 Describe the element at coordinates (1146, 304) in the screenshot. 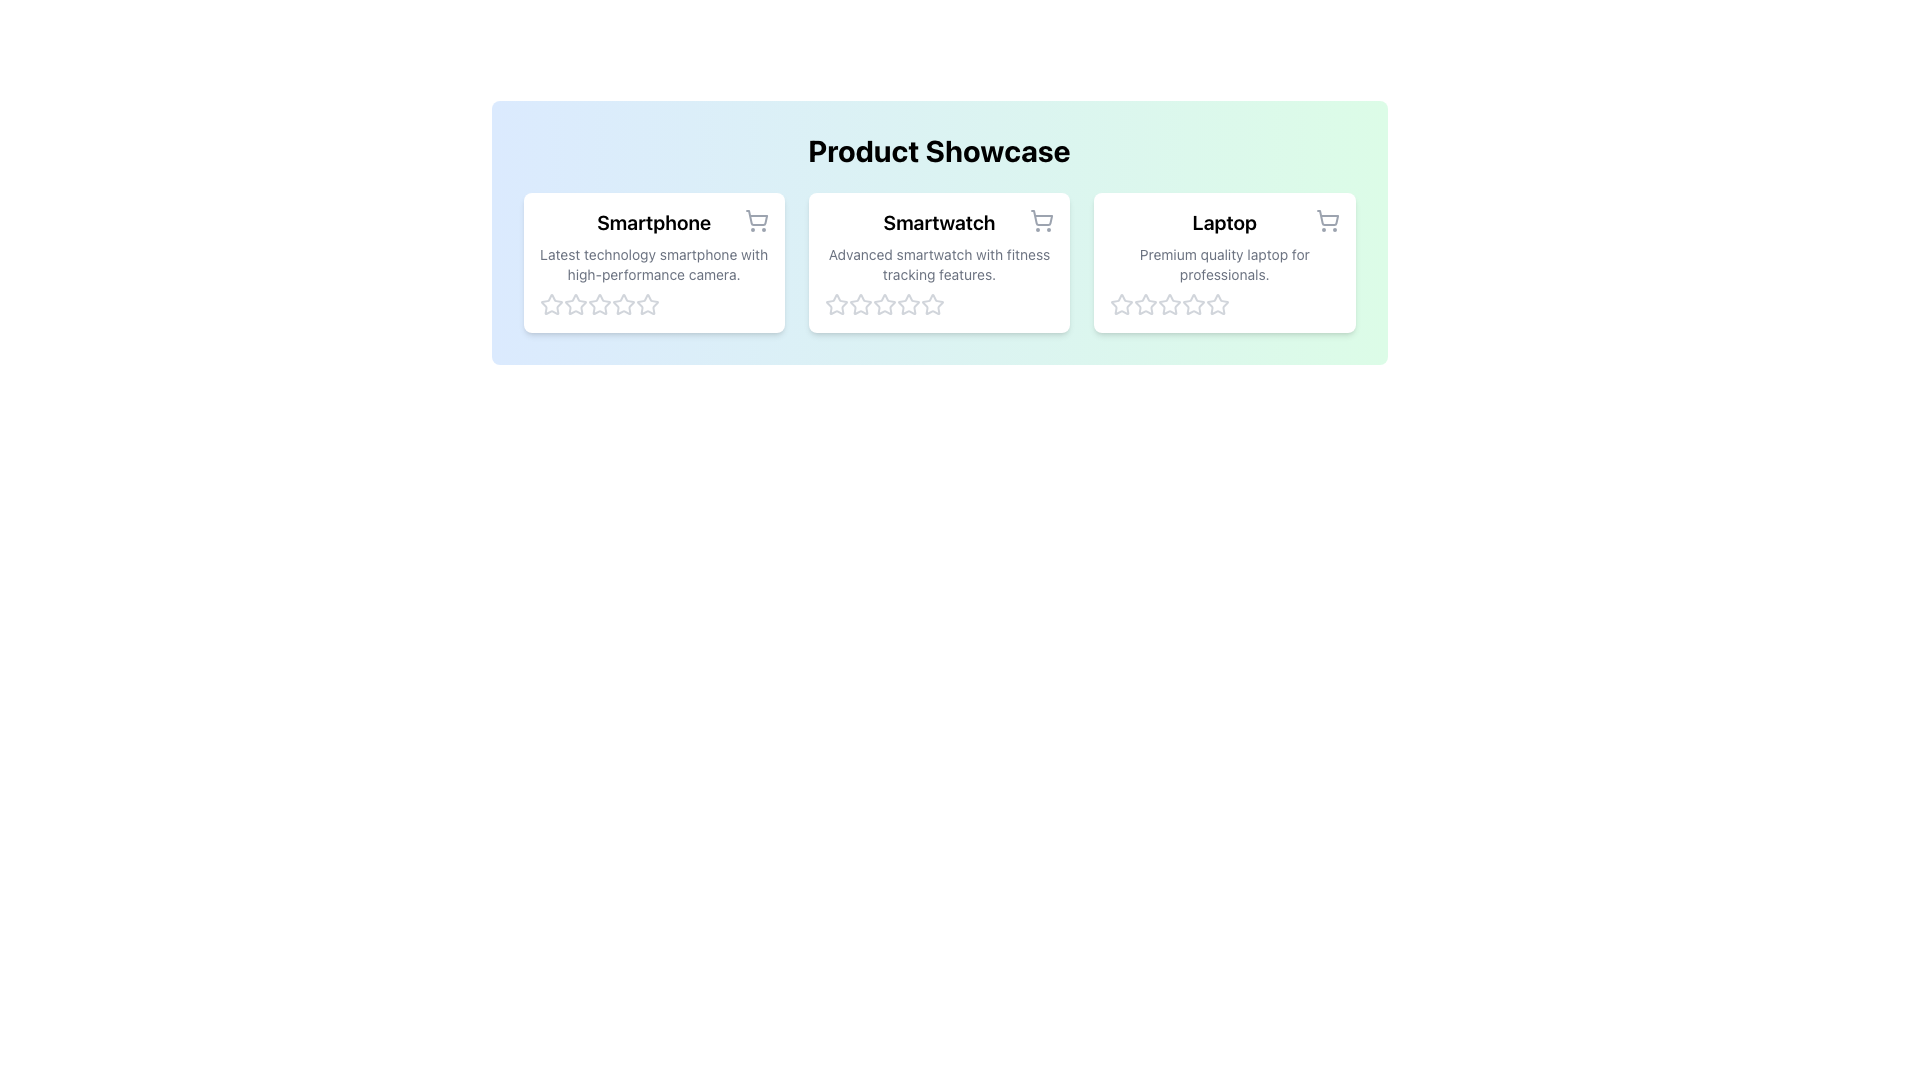

I see `the third Rating Star Icon in the horizontal sequence of five stars below the description for the 'Laptop' product to trigger an interaction effect` at that location.